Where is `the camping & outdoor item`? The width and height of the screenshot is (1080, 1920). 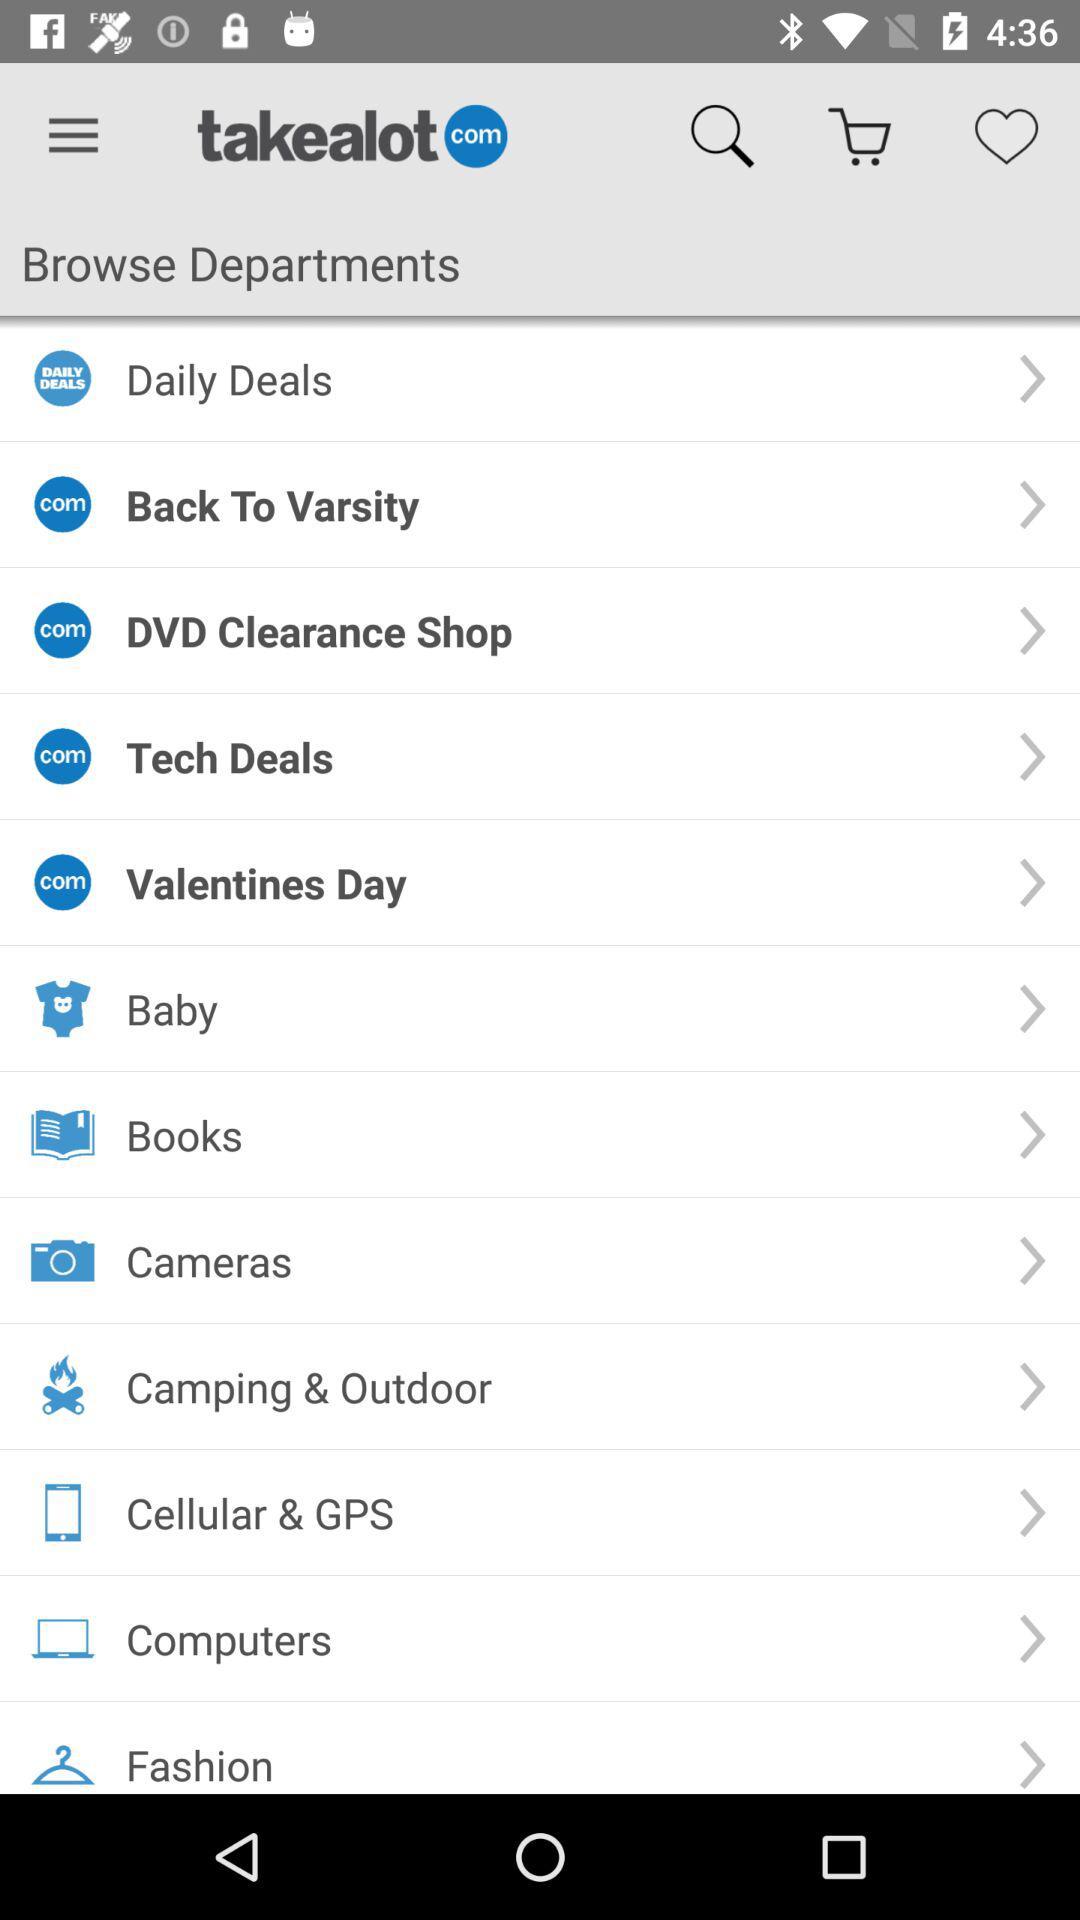
the camping & outdoor item is located at coordinates (555, 1385).